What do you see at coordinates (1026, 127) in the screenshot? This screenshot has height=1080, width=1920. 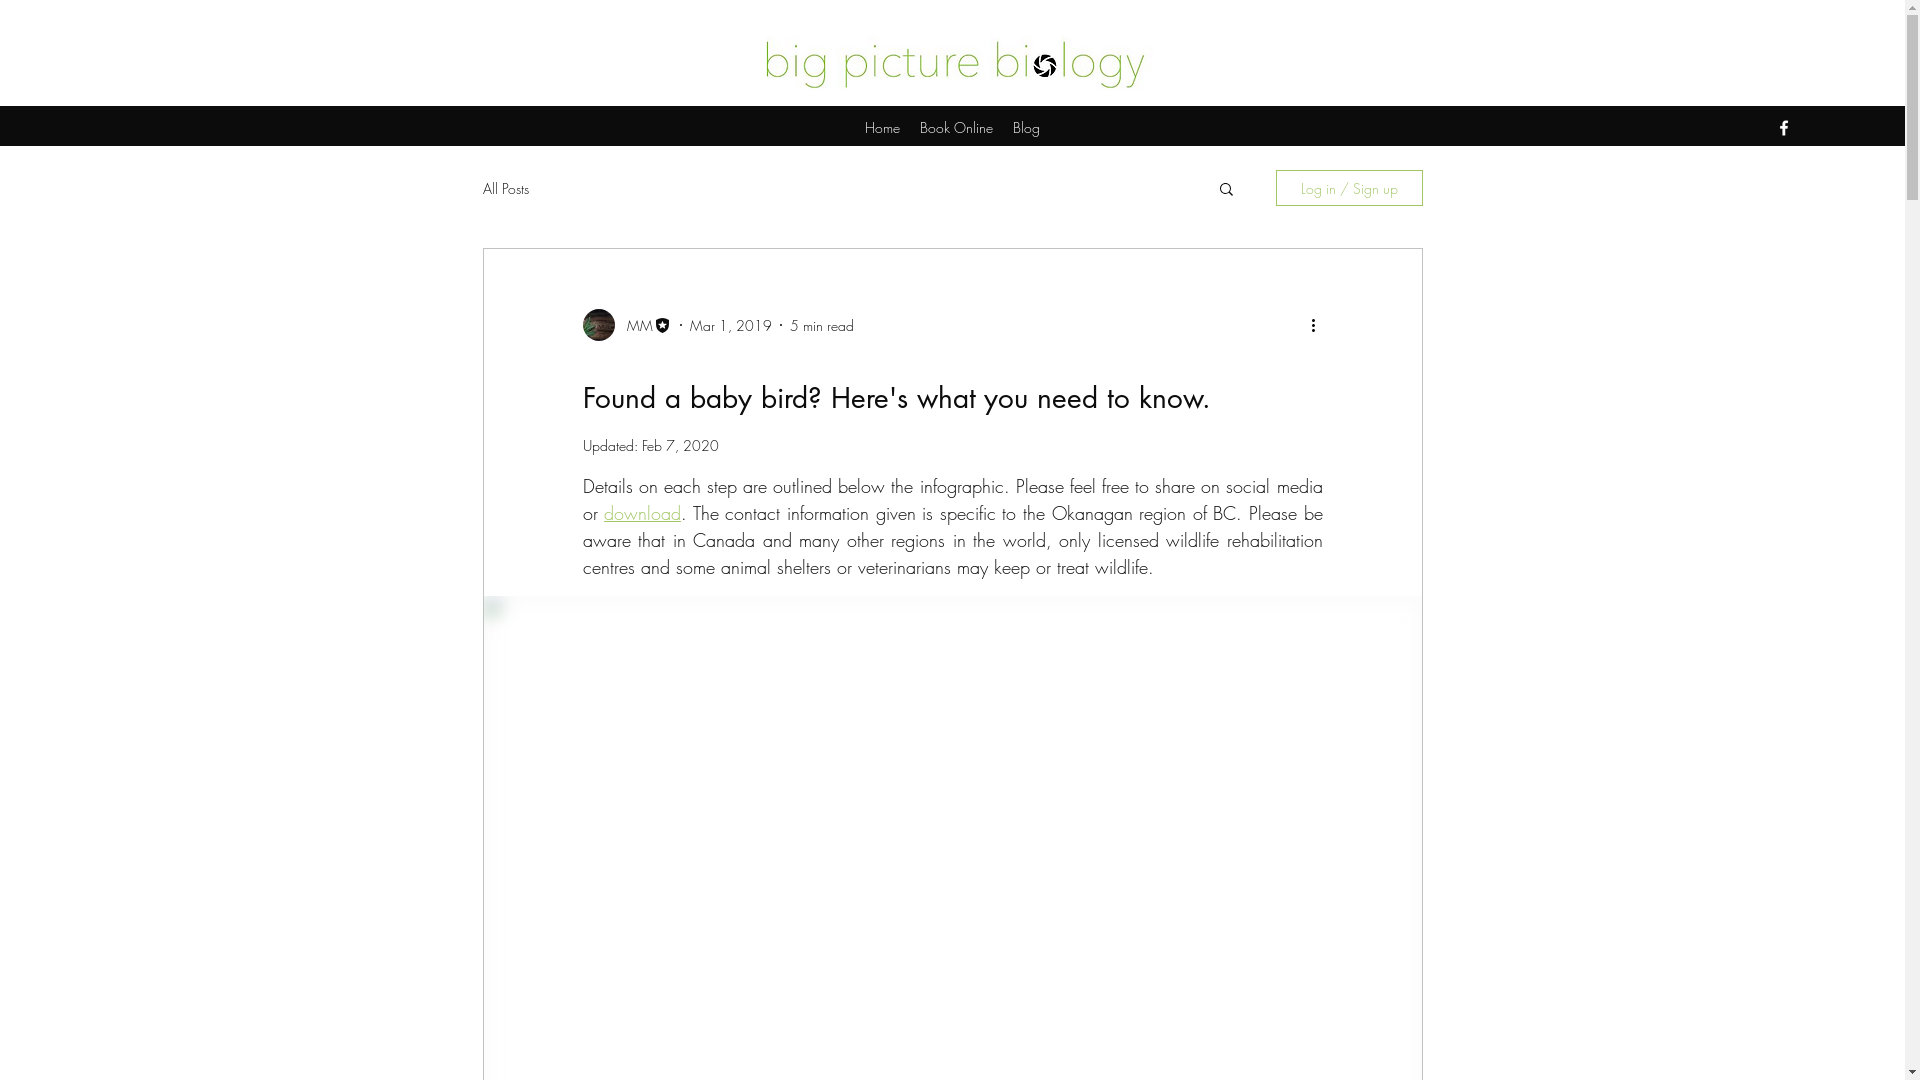 I see `'Blog'` at bounding box center [1026, 127].